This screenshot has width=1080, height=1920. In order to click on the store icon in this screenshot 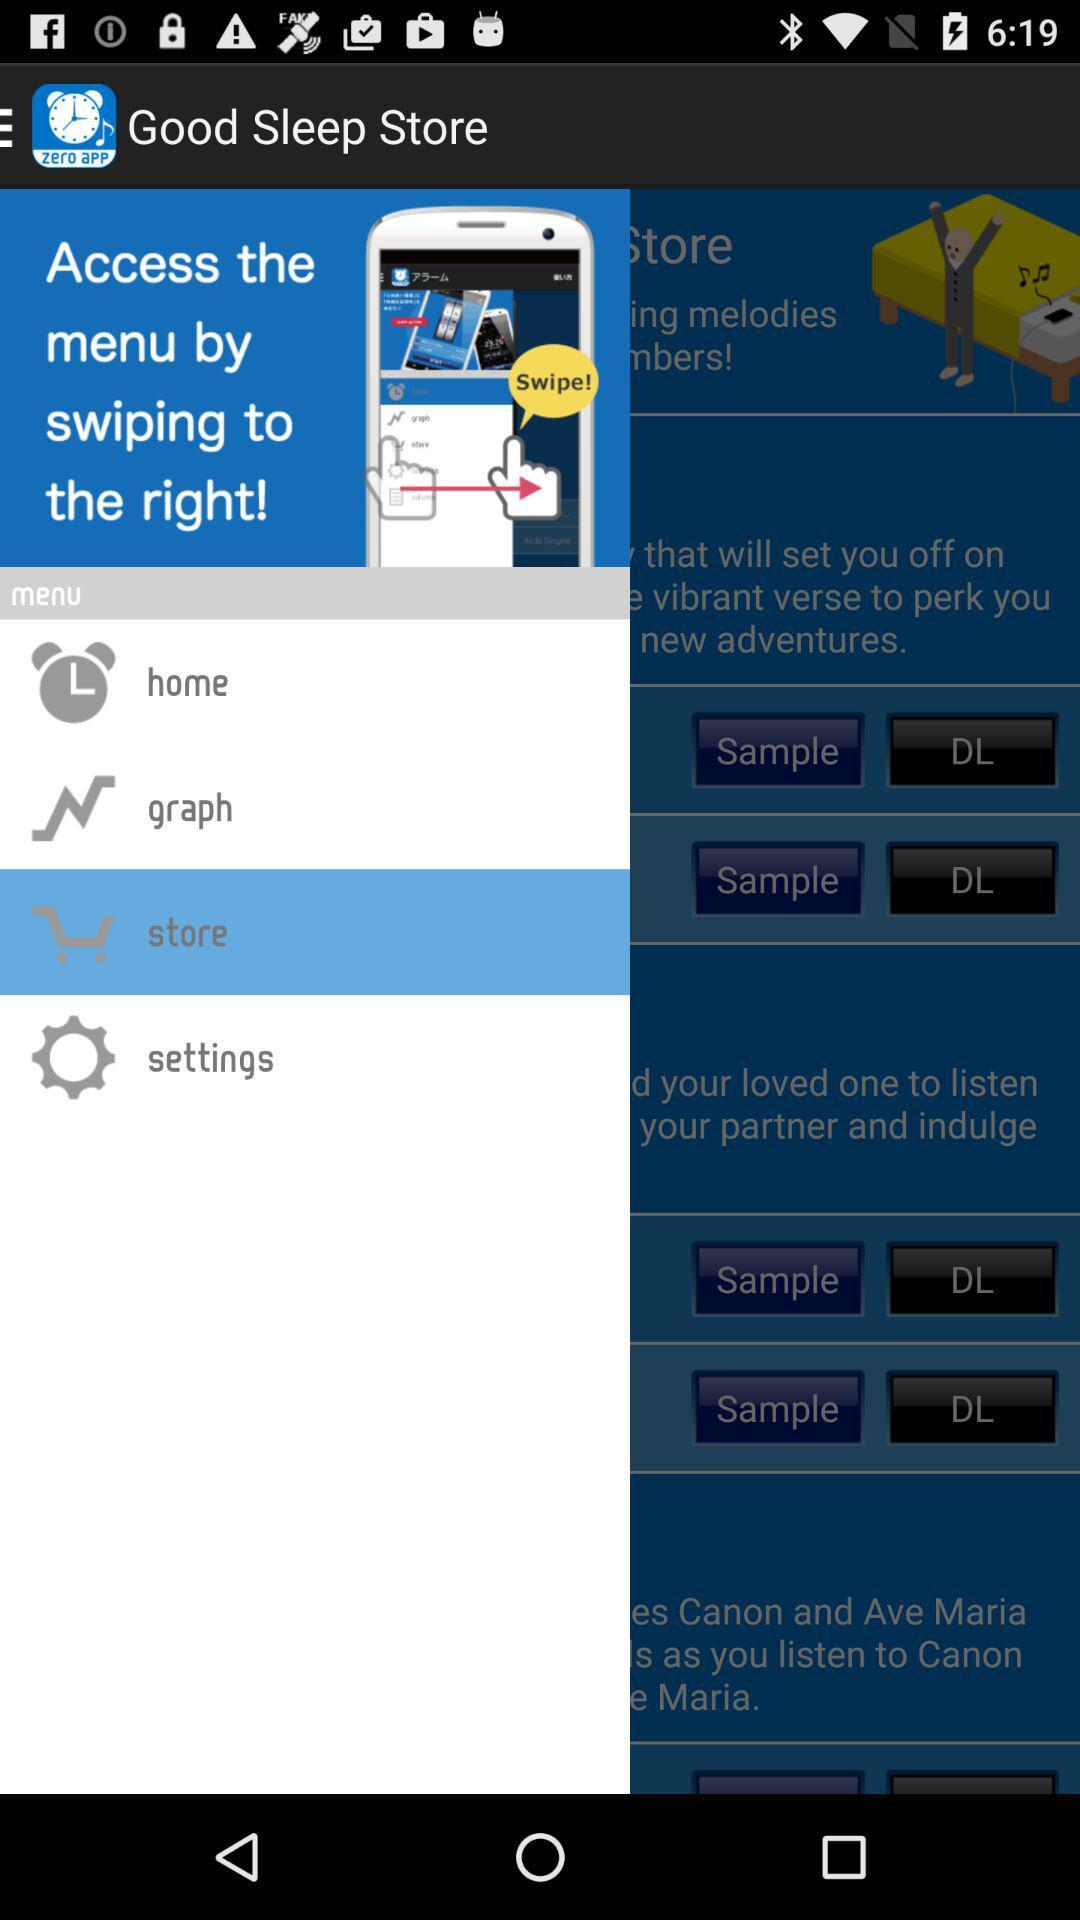, I will do `click(72, 930)`.